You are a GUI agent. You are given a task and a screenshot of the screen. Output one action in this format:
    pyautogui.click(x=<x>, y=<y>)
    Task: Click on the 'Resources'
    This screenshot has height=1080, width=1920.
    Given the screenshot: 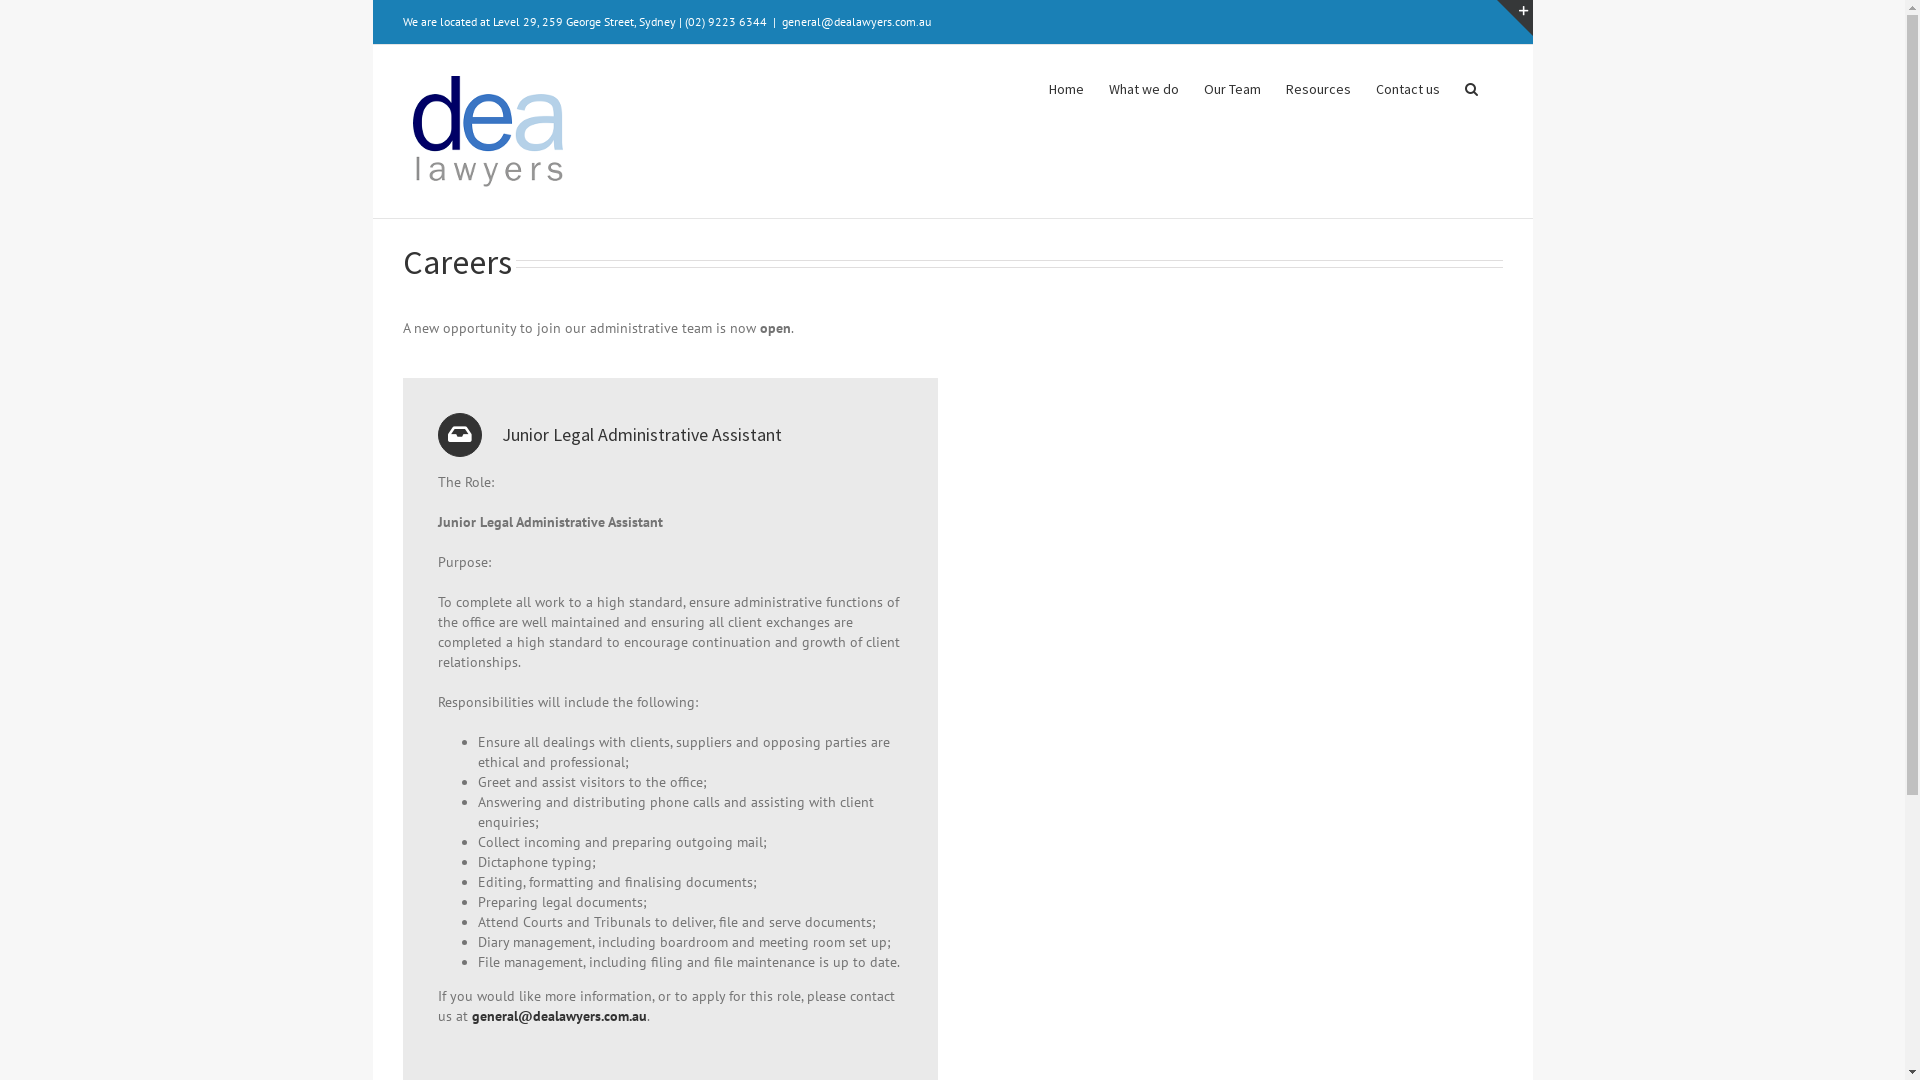 What is the action you would take?
    pyautogui.click(x=1318, y=86)
    